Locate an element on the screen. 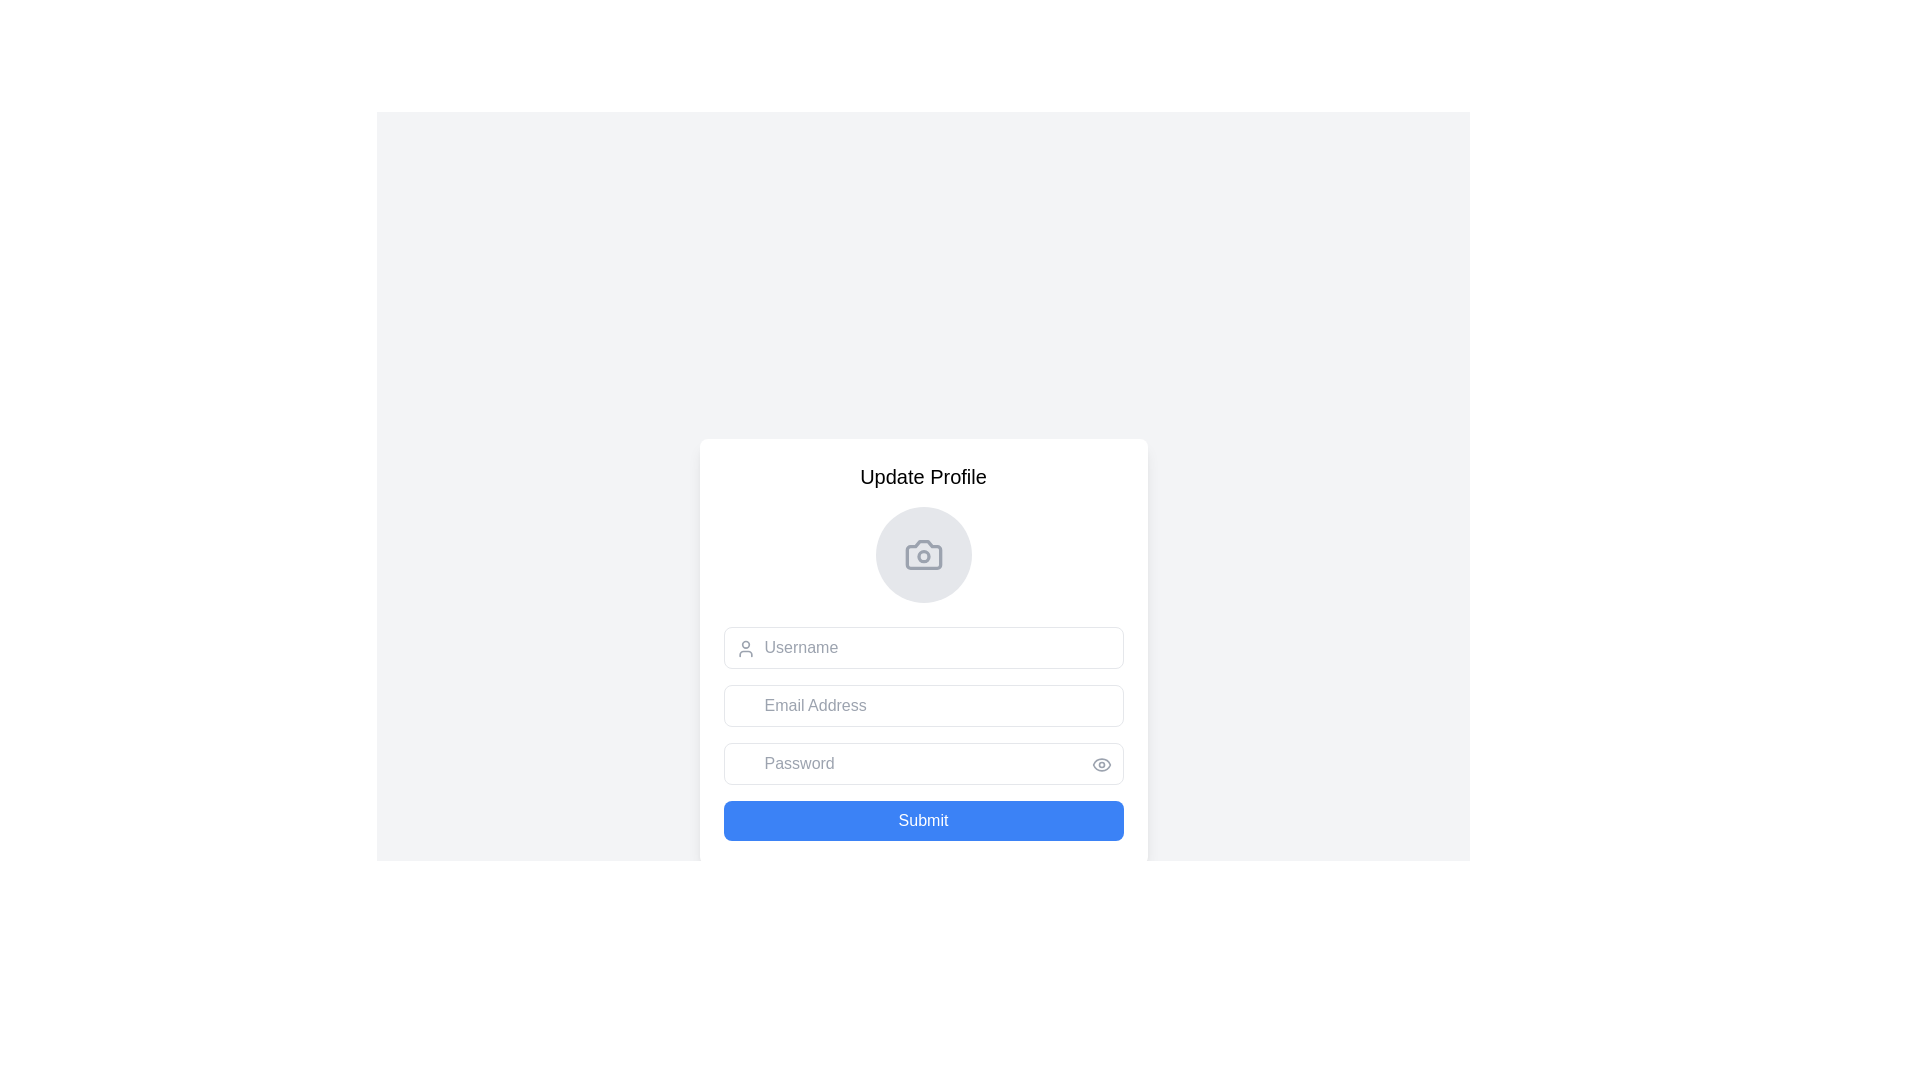  the circular profile picture placeholder icon located at the top of the 'Update Profile' form is located at coordinates (922, 555).